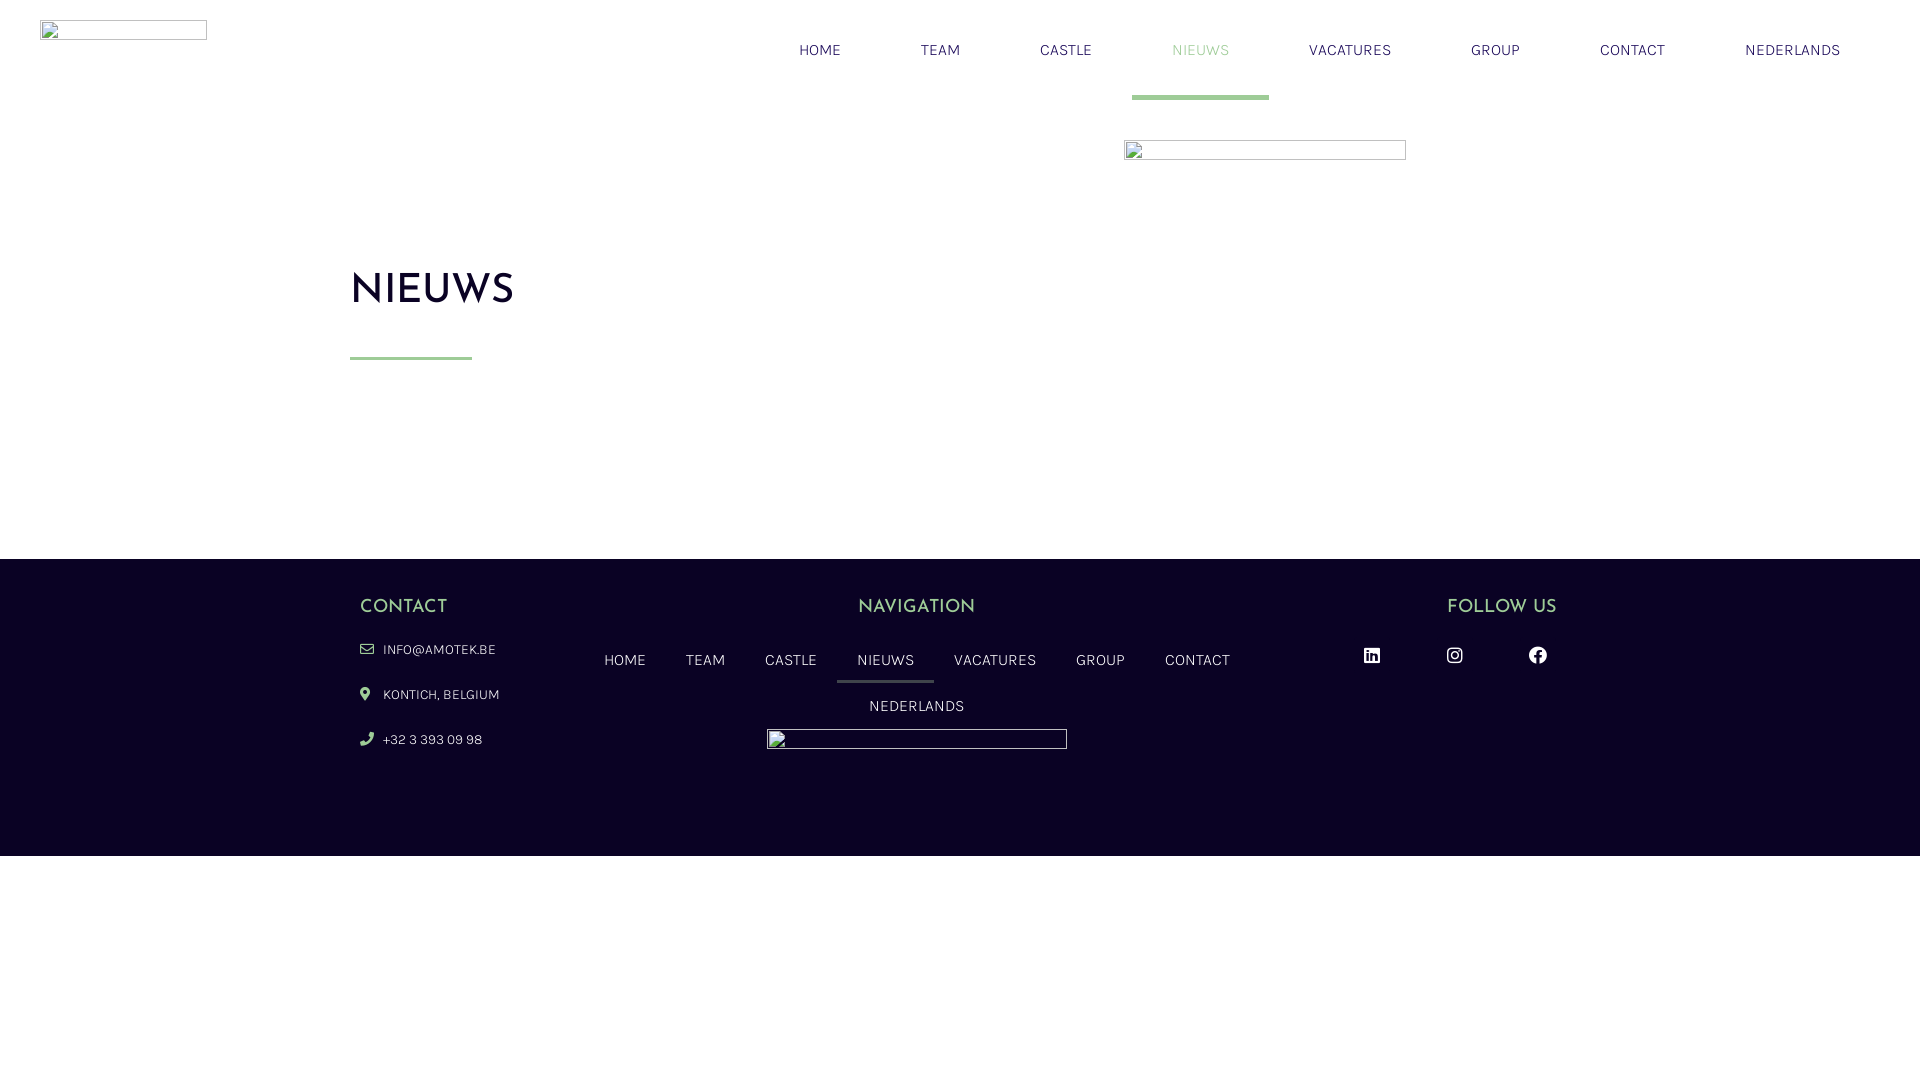  What do you see at coordinates (623, 659) in the screenshot?
I see `'HOME'` at bounding box center [623, 659].